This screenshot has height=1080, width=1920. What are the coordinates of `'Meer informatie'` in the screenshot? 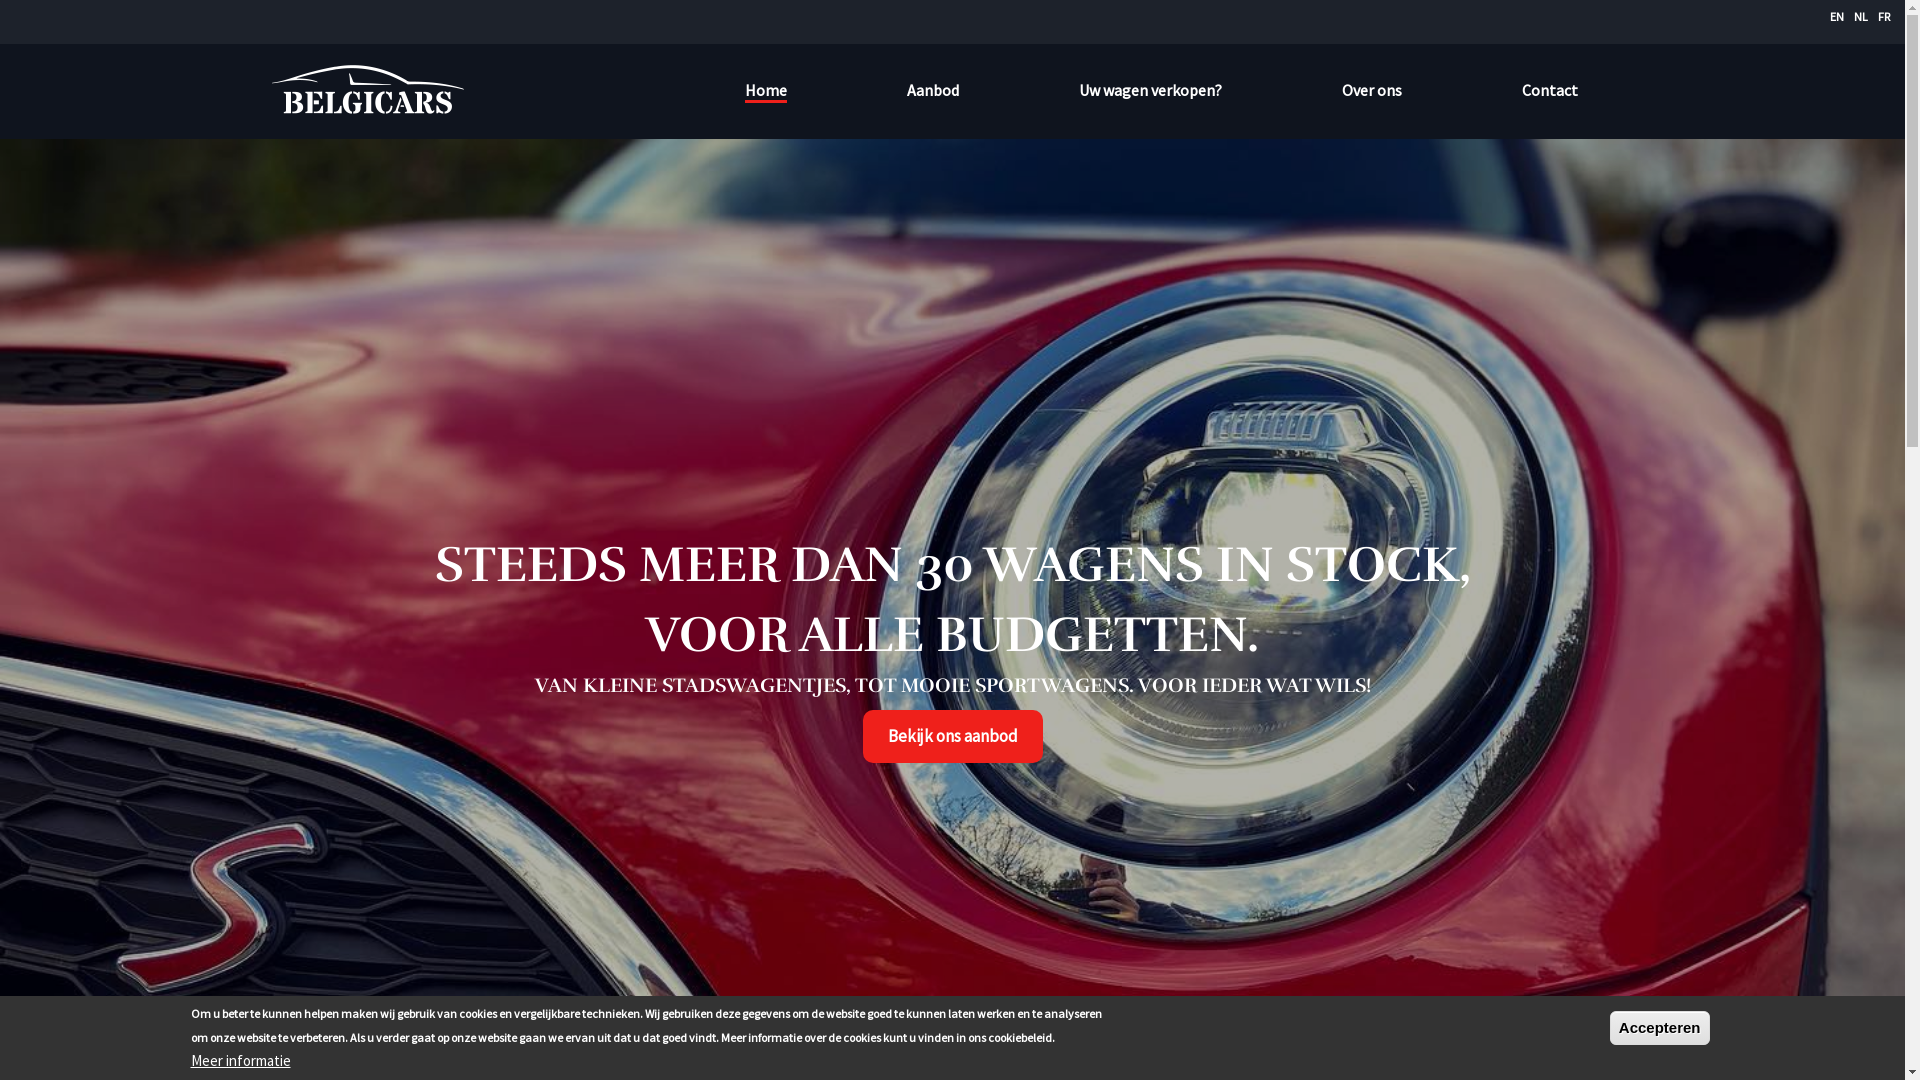 It's located at (190, 1059).